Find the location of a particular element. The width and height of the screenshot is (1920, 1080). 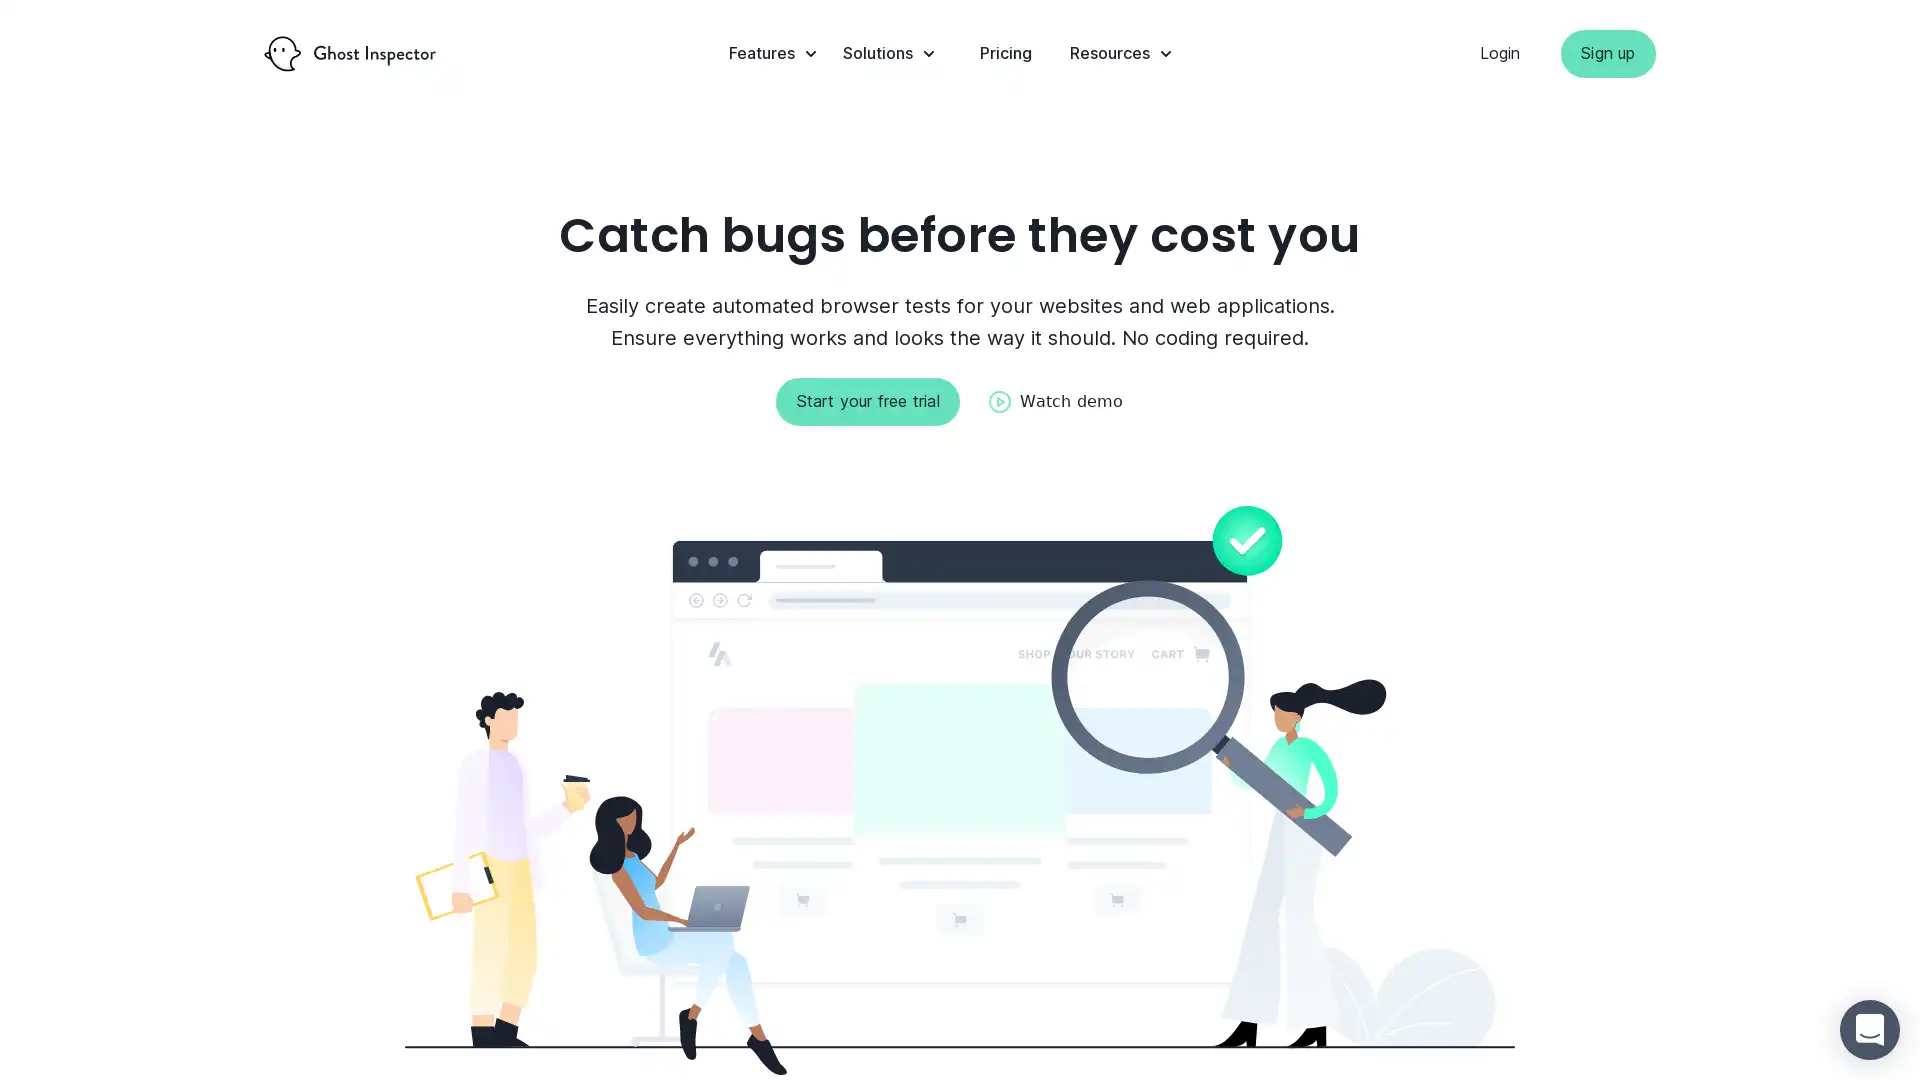

Watch demo is located at coordinates (1054, 401).